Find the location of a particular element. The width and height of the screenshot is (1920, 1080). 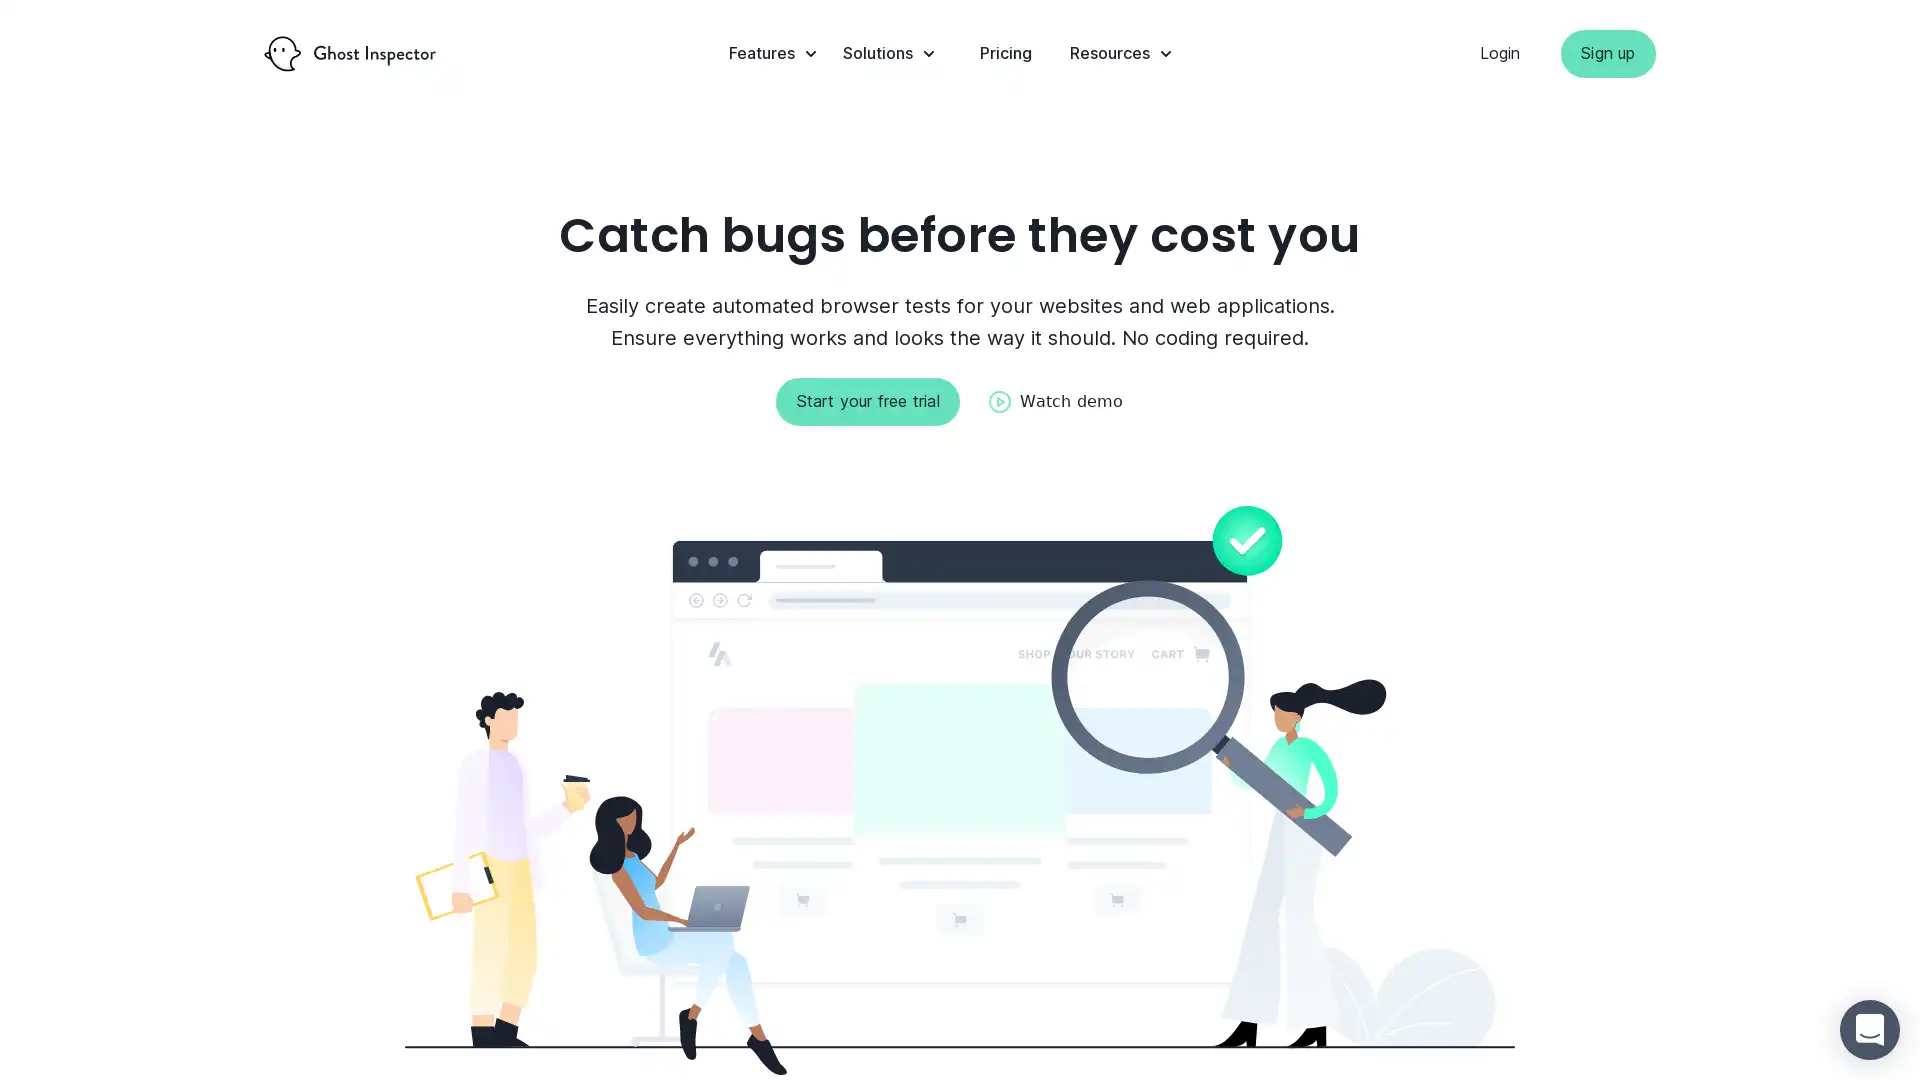

Watch demo is located at coordinates (1054, 401).